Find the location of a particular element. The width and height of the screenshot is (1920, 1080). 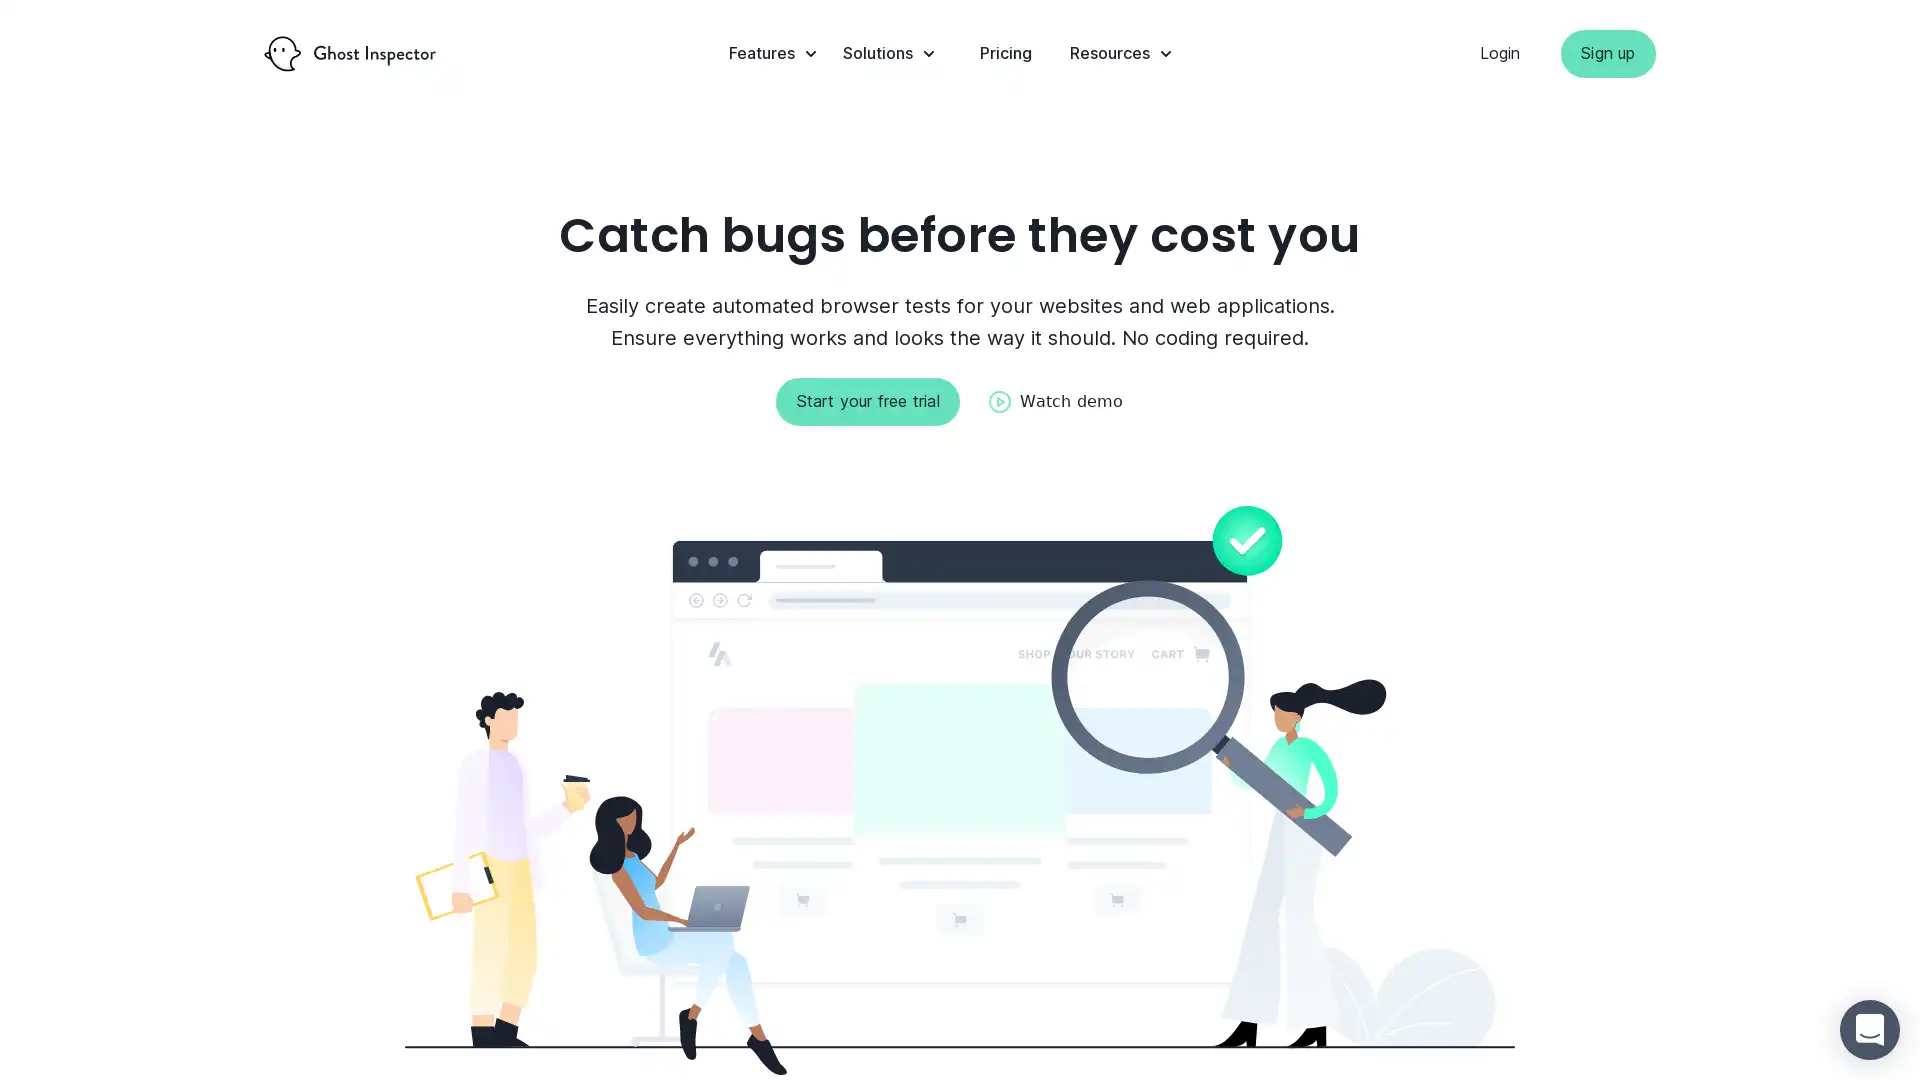

Watch demo is located at coordinates (1054, 401).